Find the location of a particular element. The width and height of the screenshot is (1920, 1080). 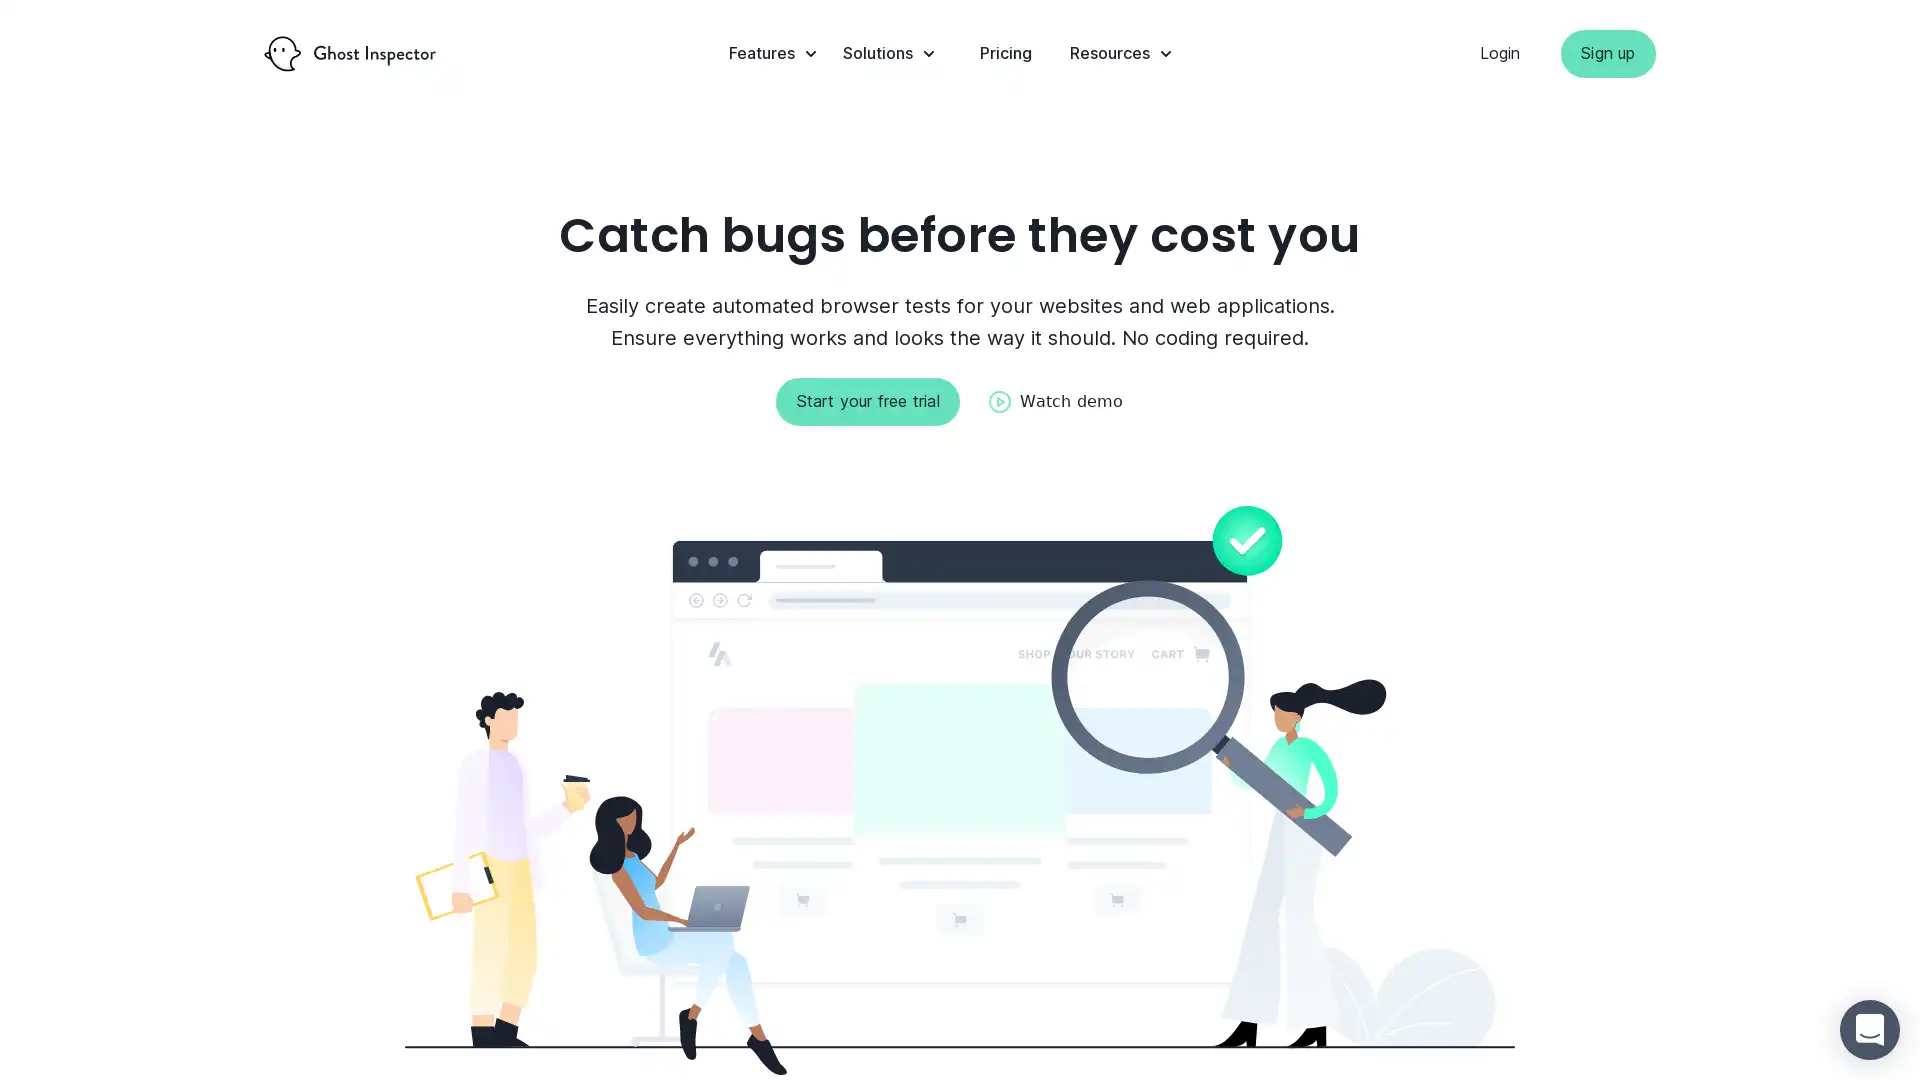

Watch demo is located at coordinates (1054, 401).